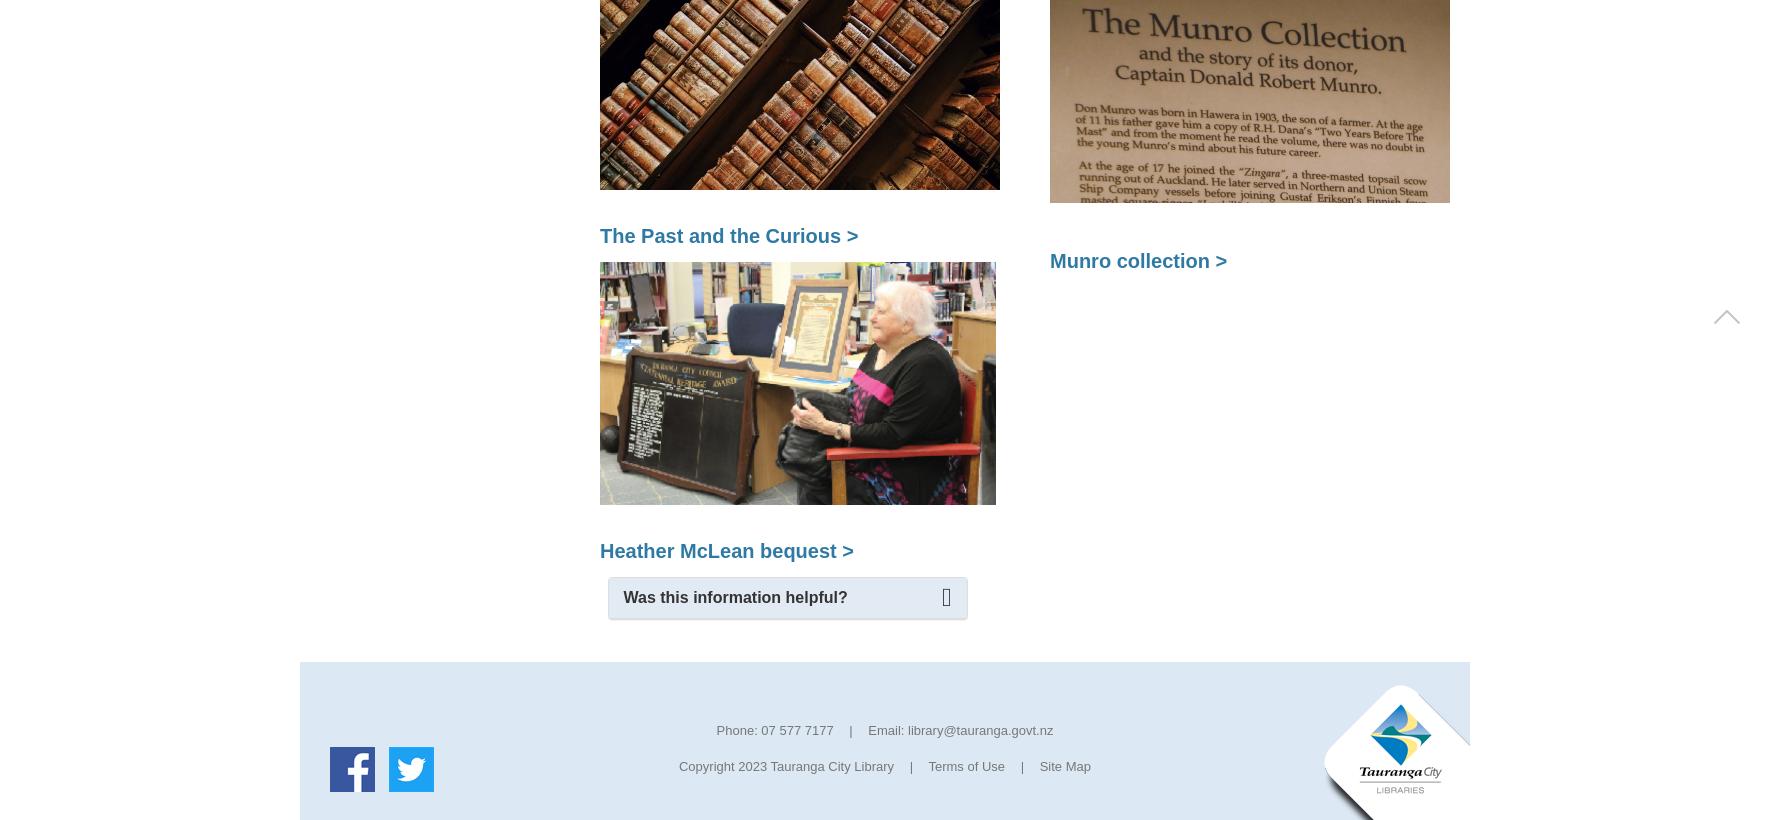 Image resolution: width=1770 pixels, height=820 pixels. Describe the element at coordinates (734, 597) in the screenshot. I see `'Was this information helpful?'` at that location.